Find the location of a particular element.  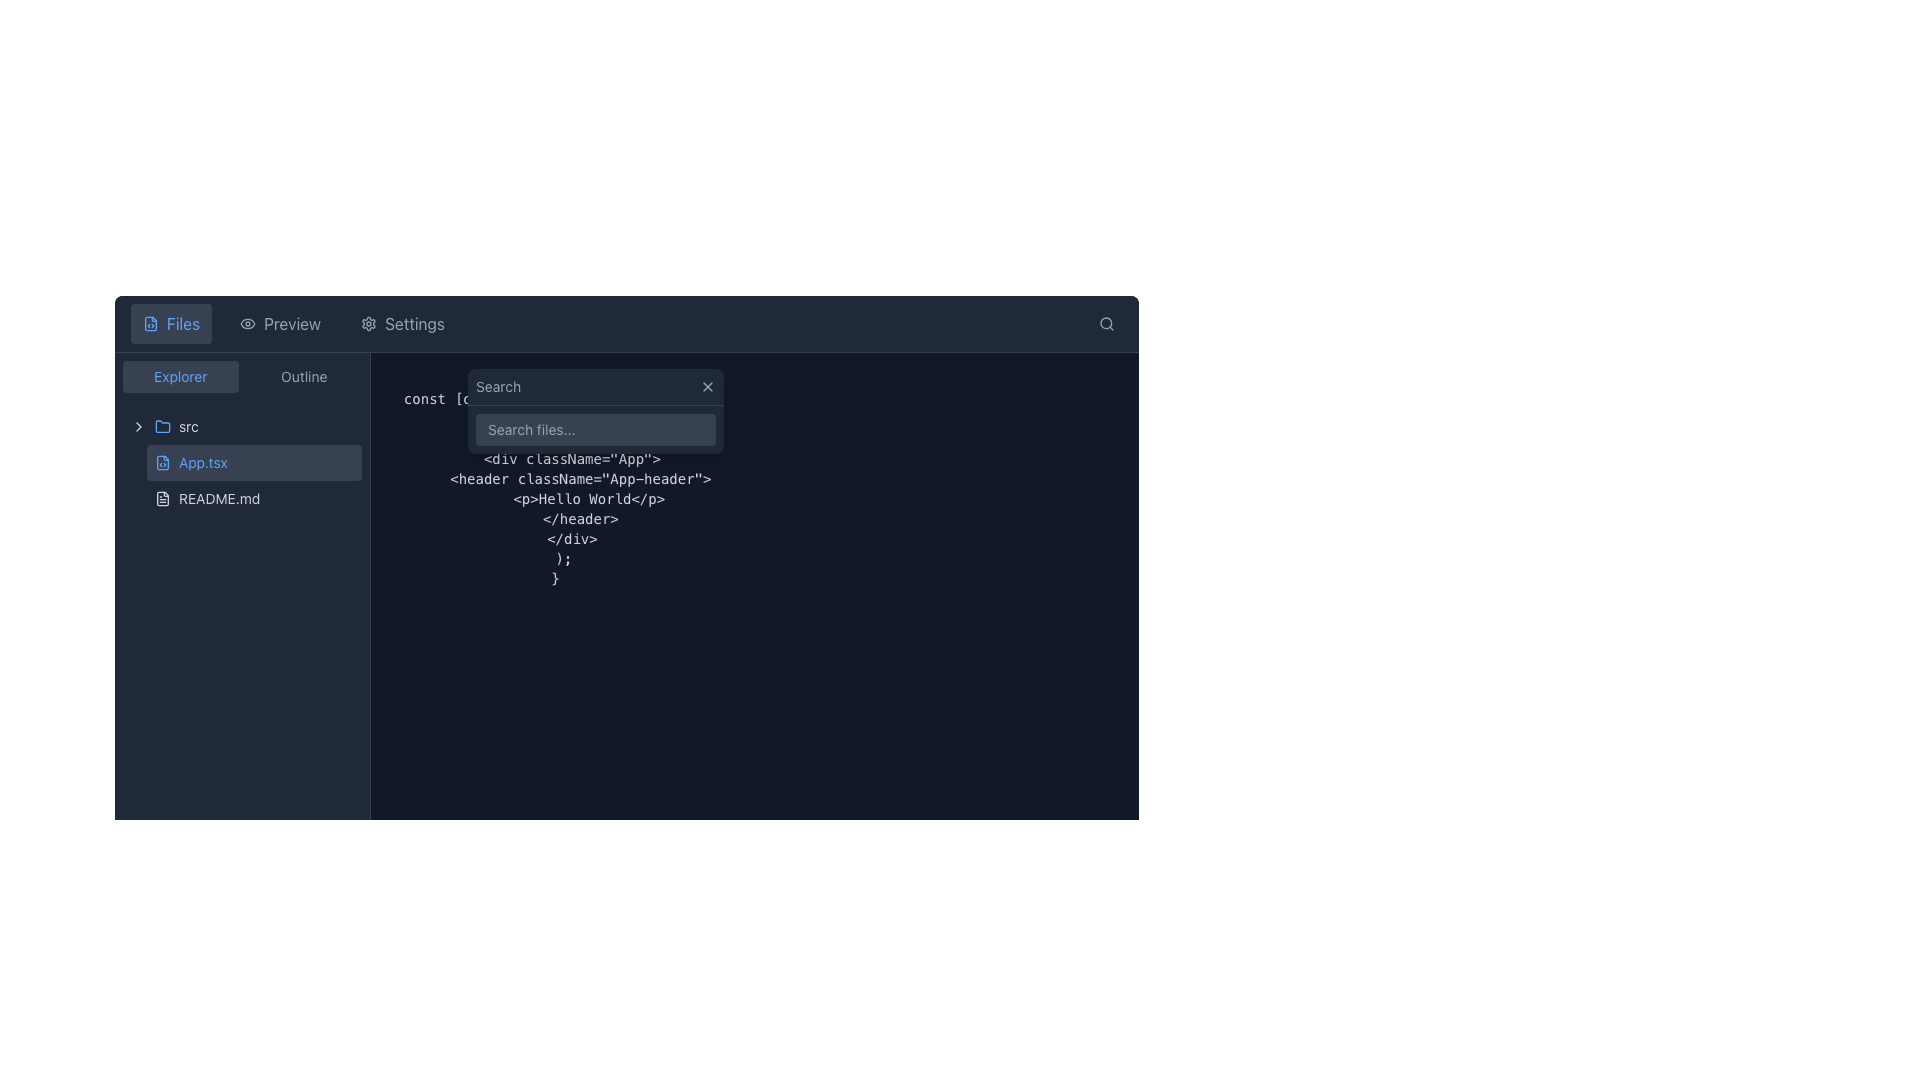

the magnifying glass icon located in the upper-right corner of the interface is located at coordinates (1106, 323).